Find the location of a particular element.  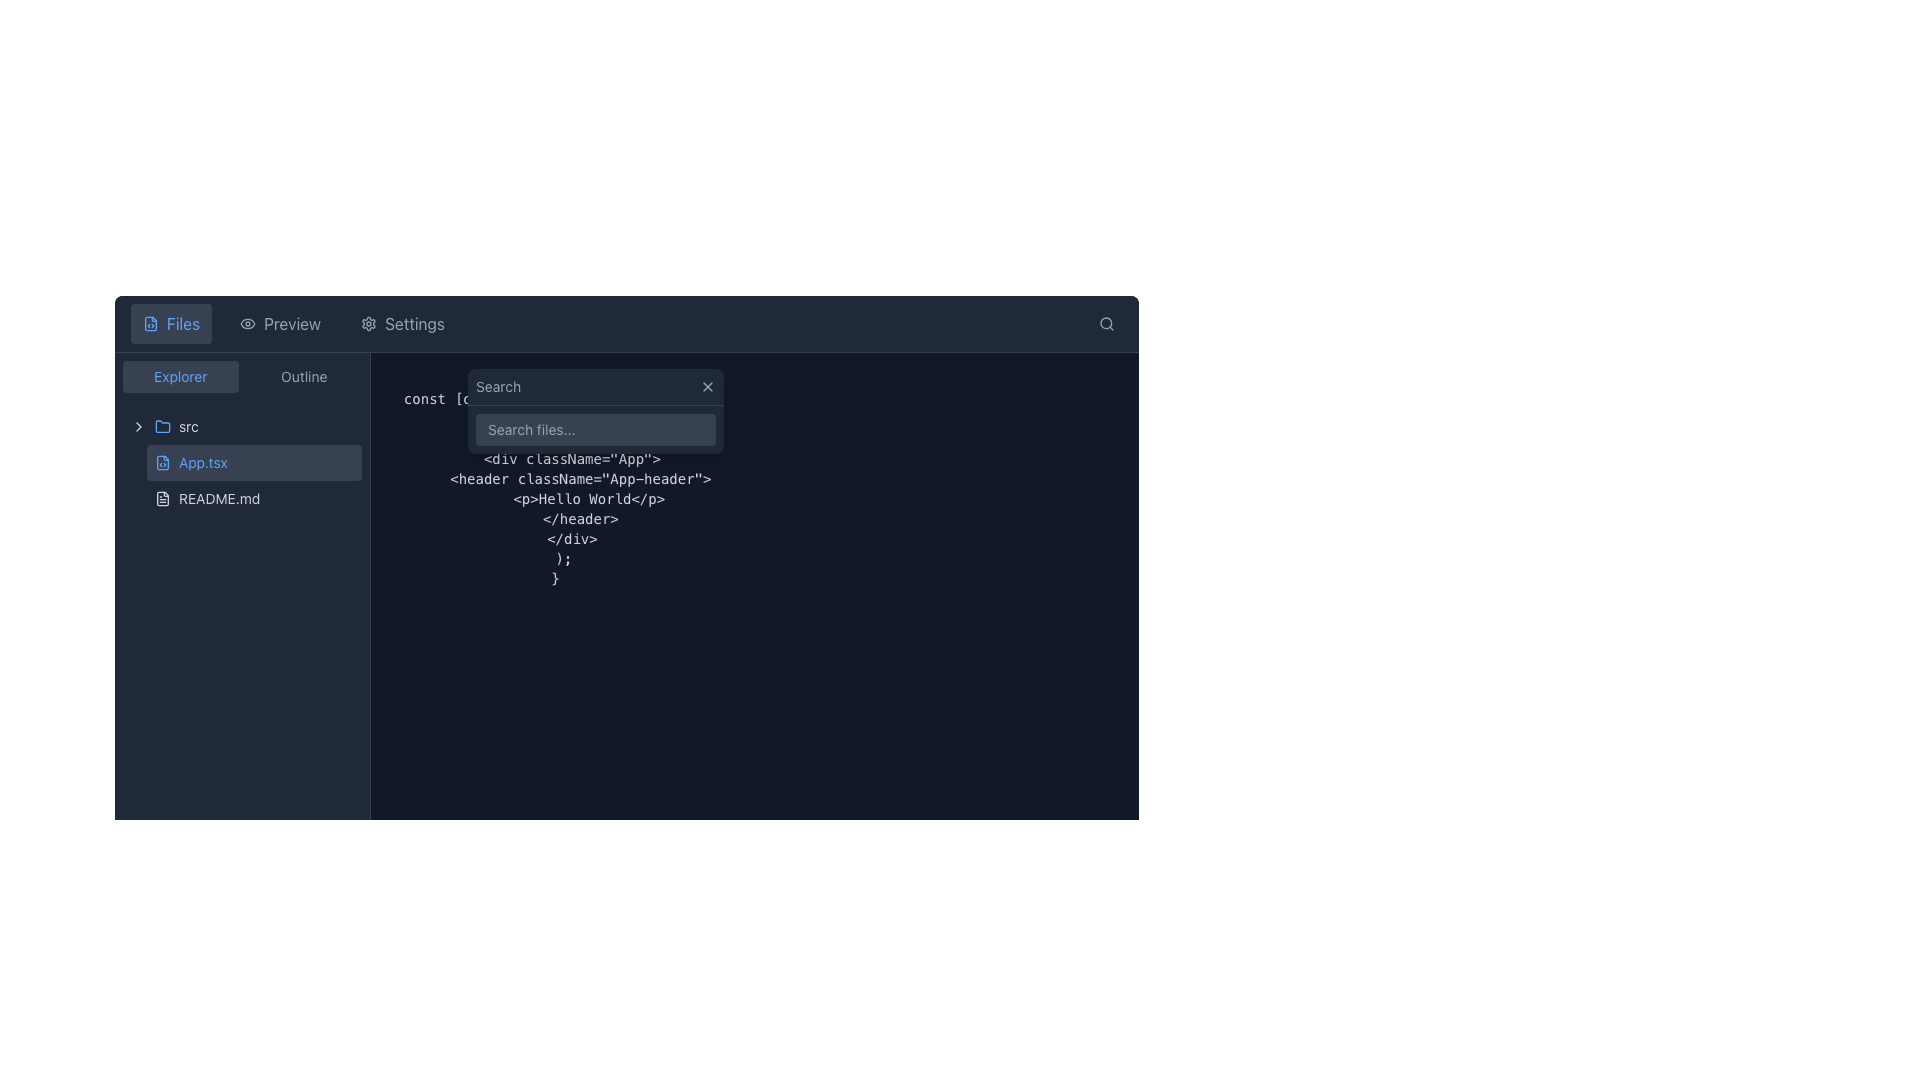

the magnifying glass icon located in the upper-right corner of the interface is located at coordinates (1106, 323).